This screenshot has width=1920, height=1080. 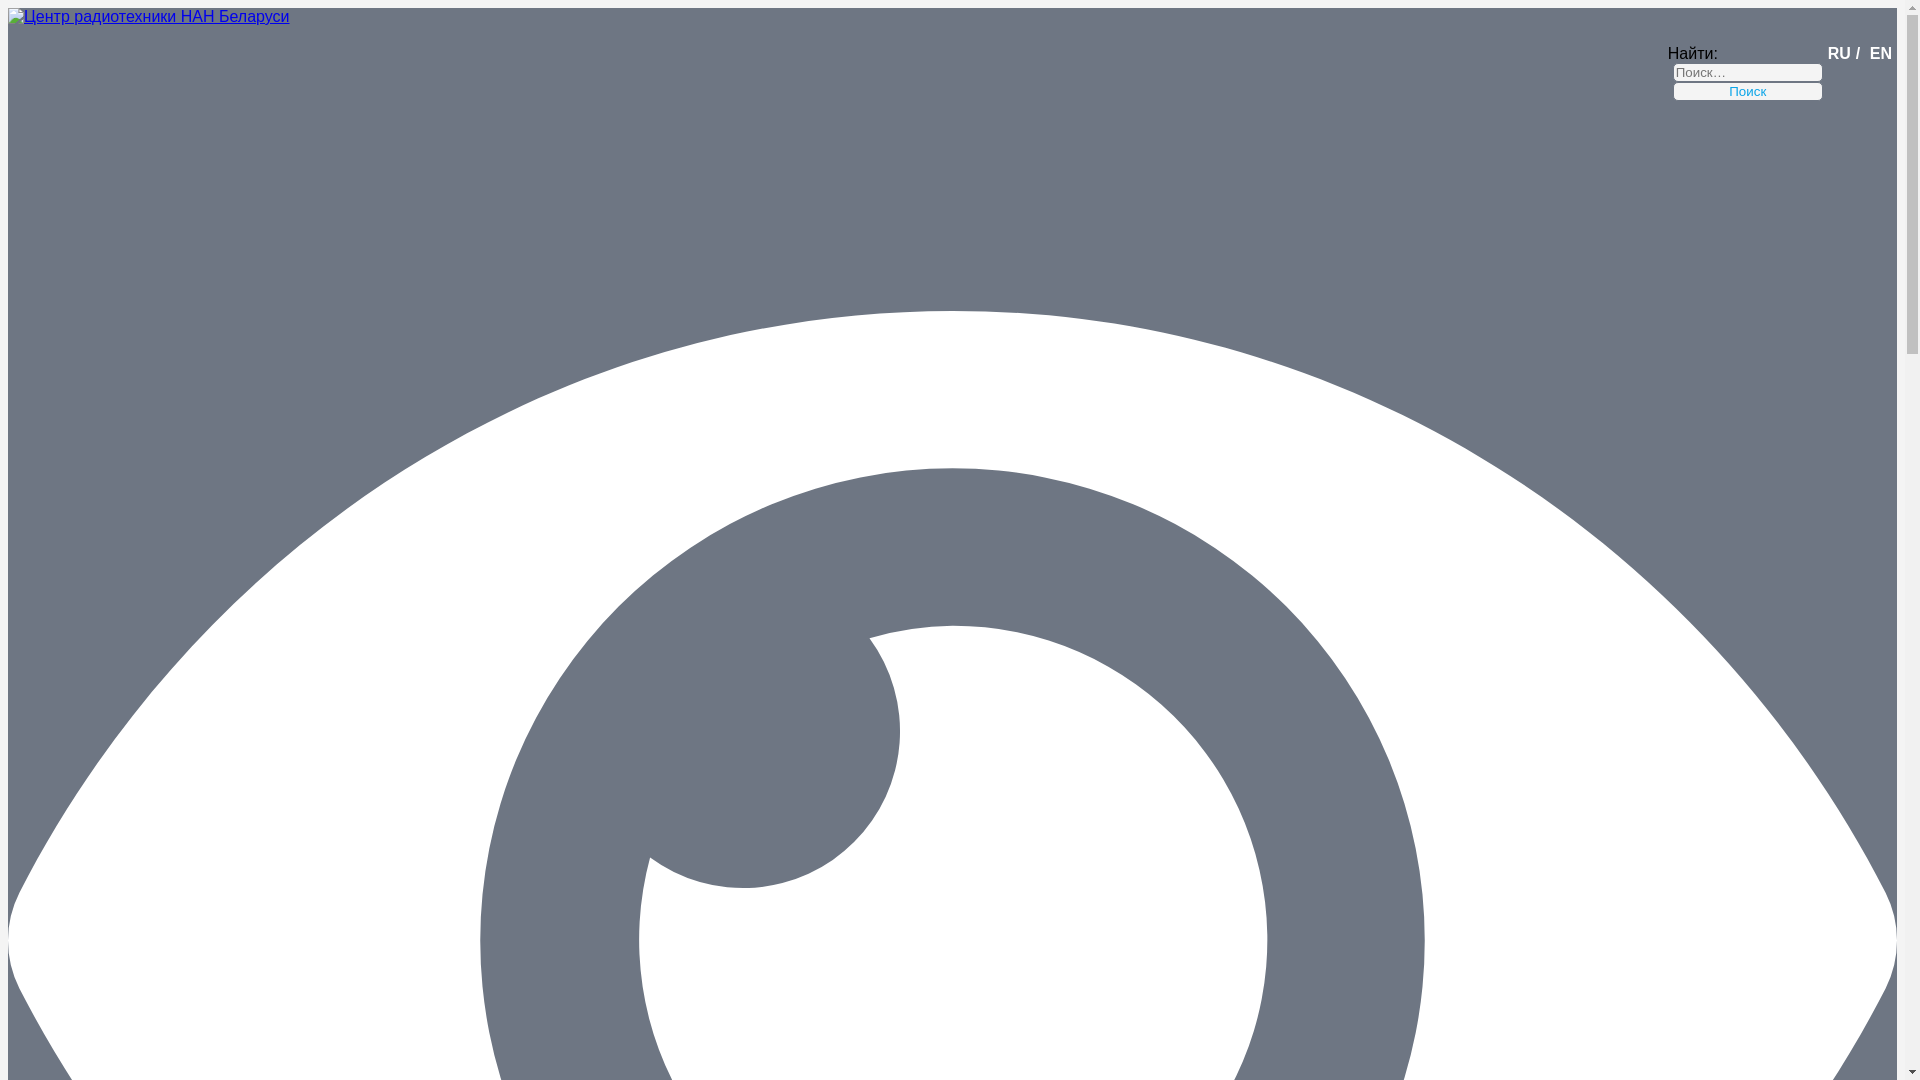 What do you see at coordinates (1828, 52) in the screenshot?
I see `'RU'` at bounding box center [1828, 52].